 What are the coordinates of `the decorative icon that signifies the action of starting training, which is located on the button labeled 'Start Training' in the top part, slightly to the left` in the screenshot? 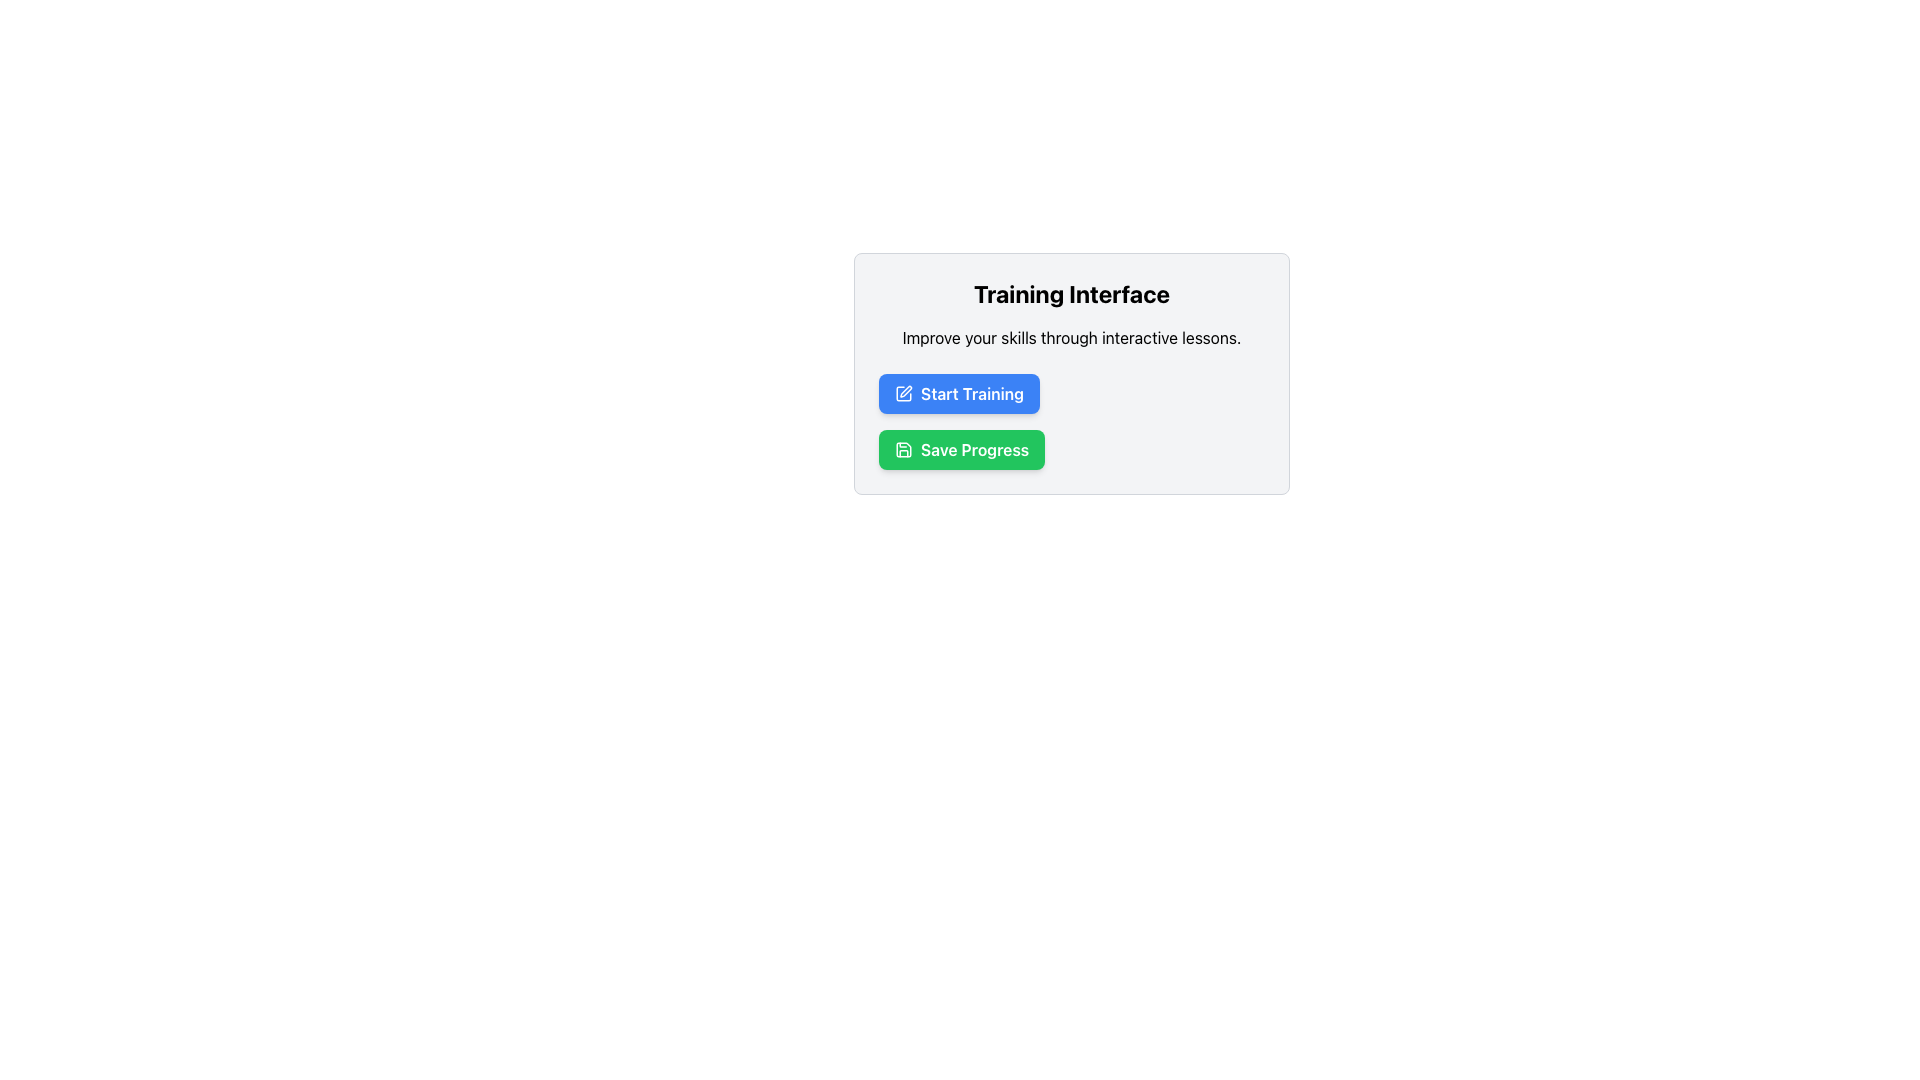 It's located at (902, 393).